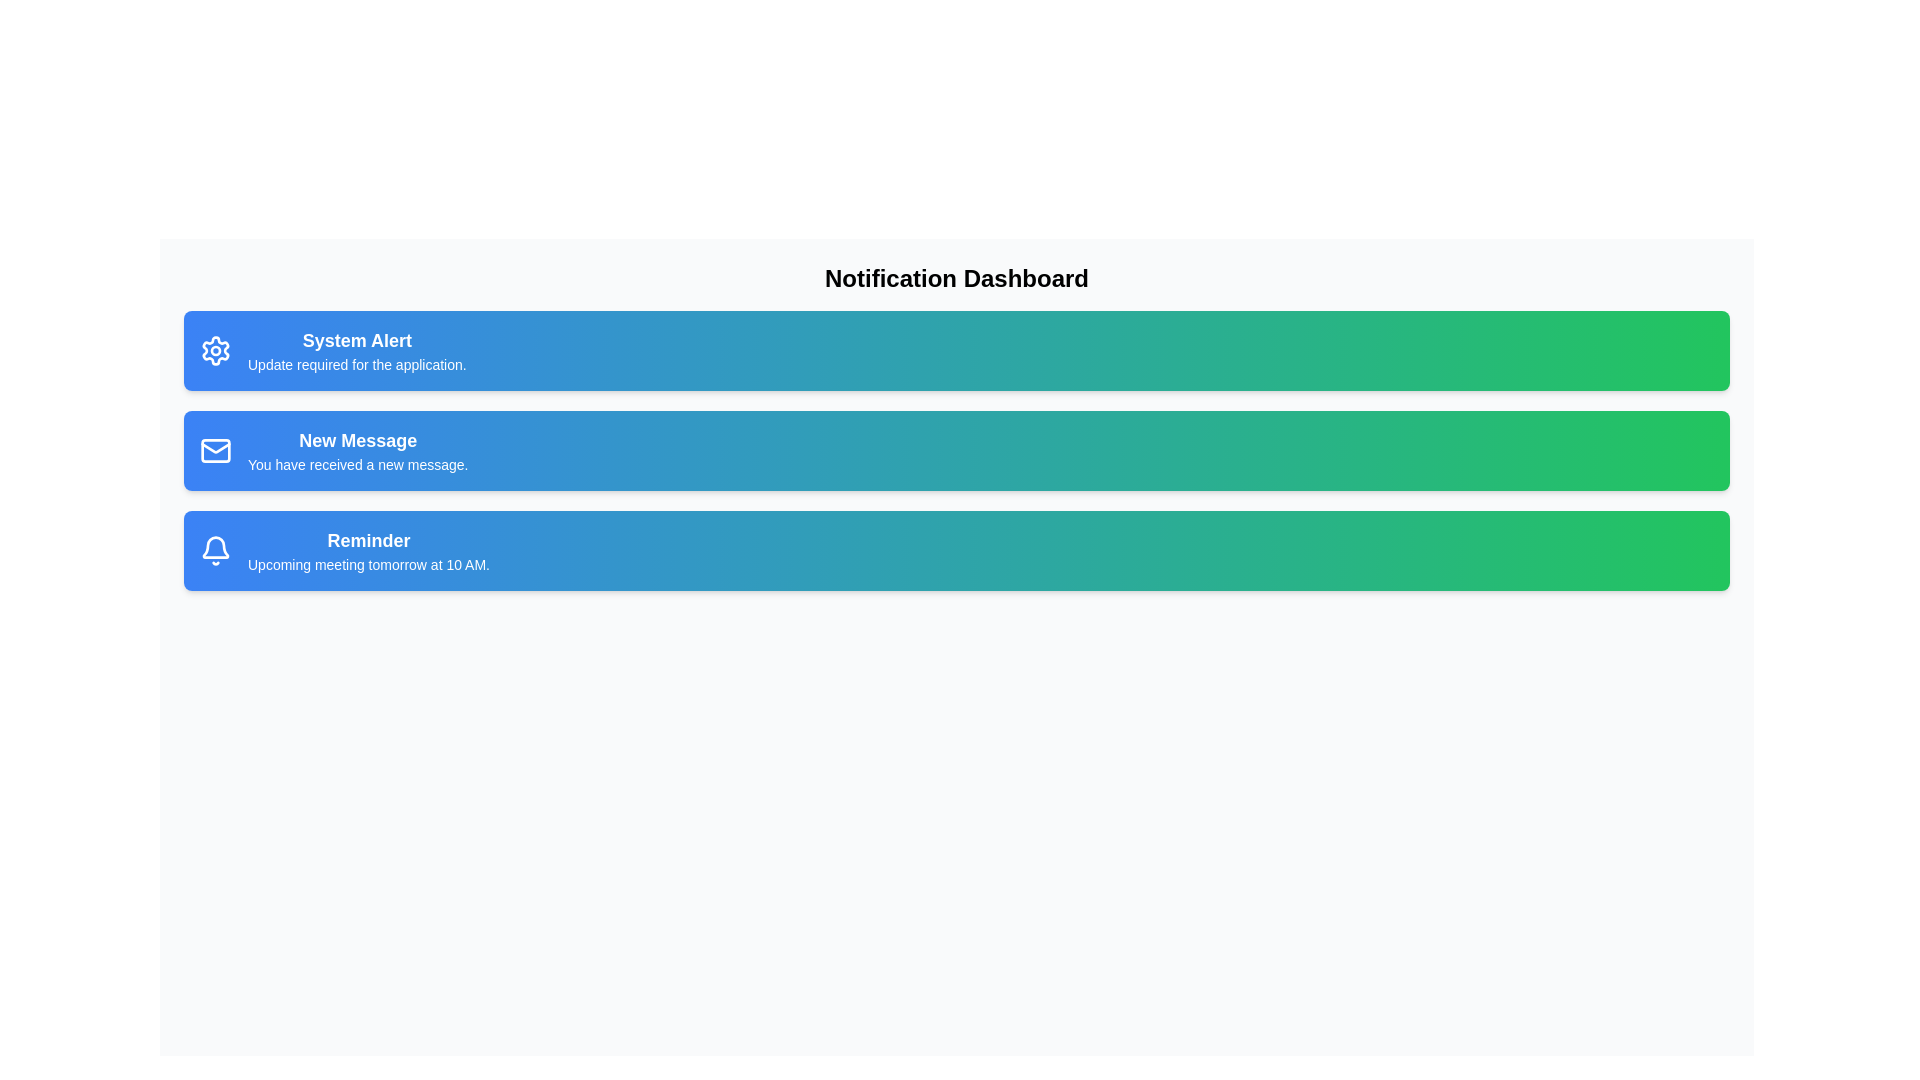 Image resolution: width=1920 pixels, height=1080 pixels. What do you see at coordinates (955, 278) in the screenshot?
I see `the title 'Notification Dashboard'` at bounding box center [955, 278].